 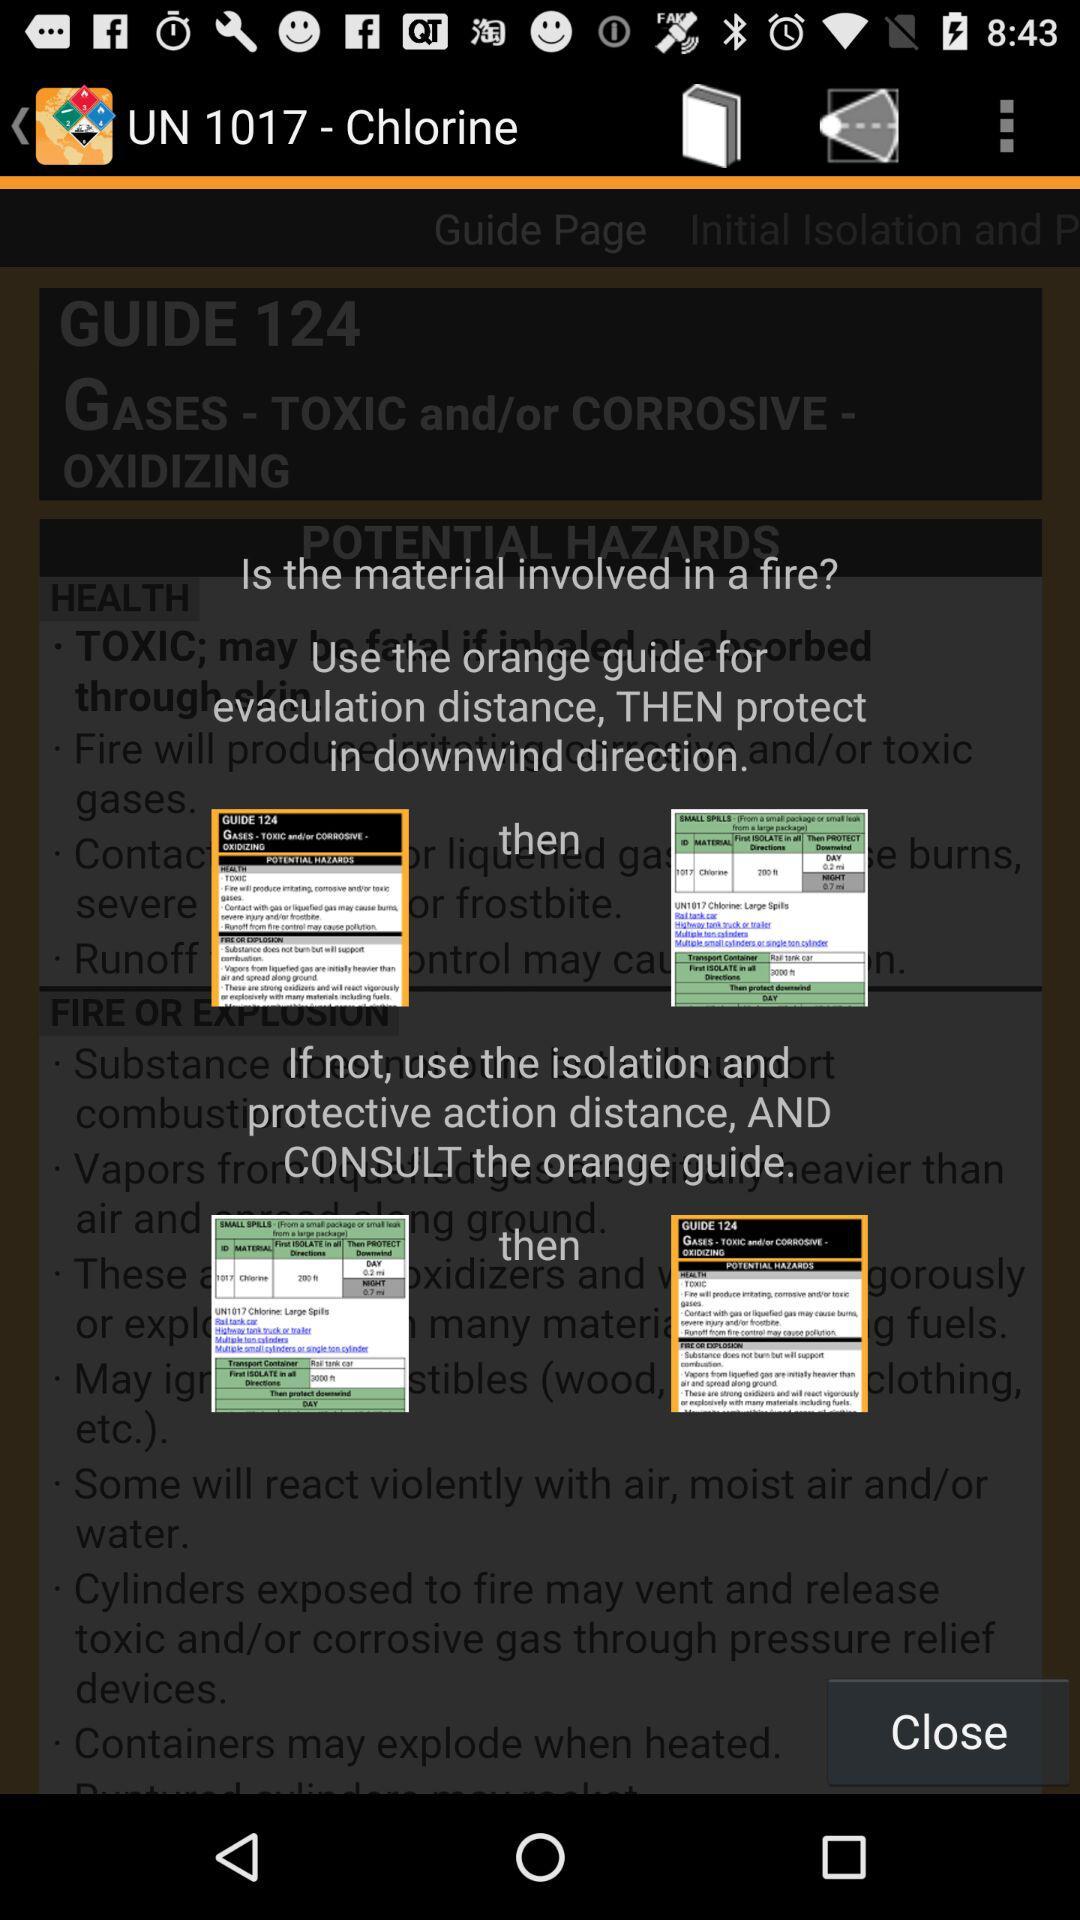 I want to click on app above guide page, so click(x=711, y=124).